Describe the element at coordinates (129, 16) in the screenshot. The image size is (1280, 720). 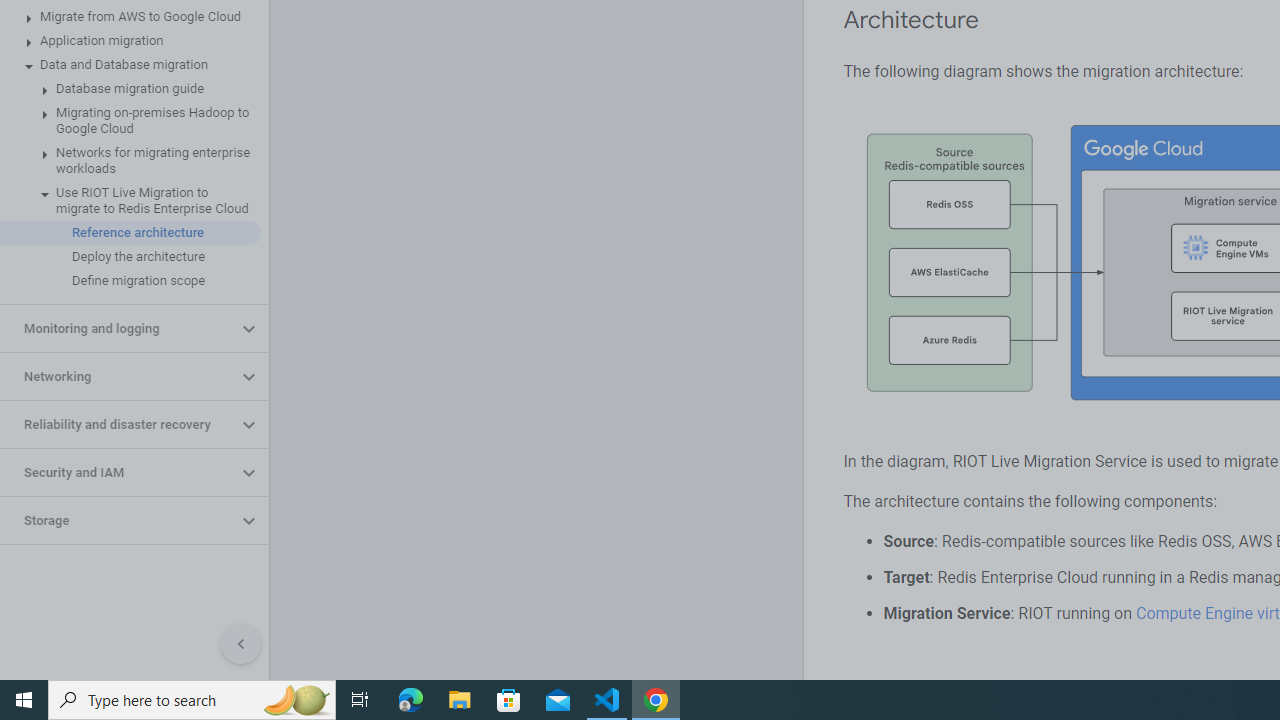
I see `'Migrate from AWS to Google Cloud'` at that location.